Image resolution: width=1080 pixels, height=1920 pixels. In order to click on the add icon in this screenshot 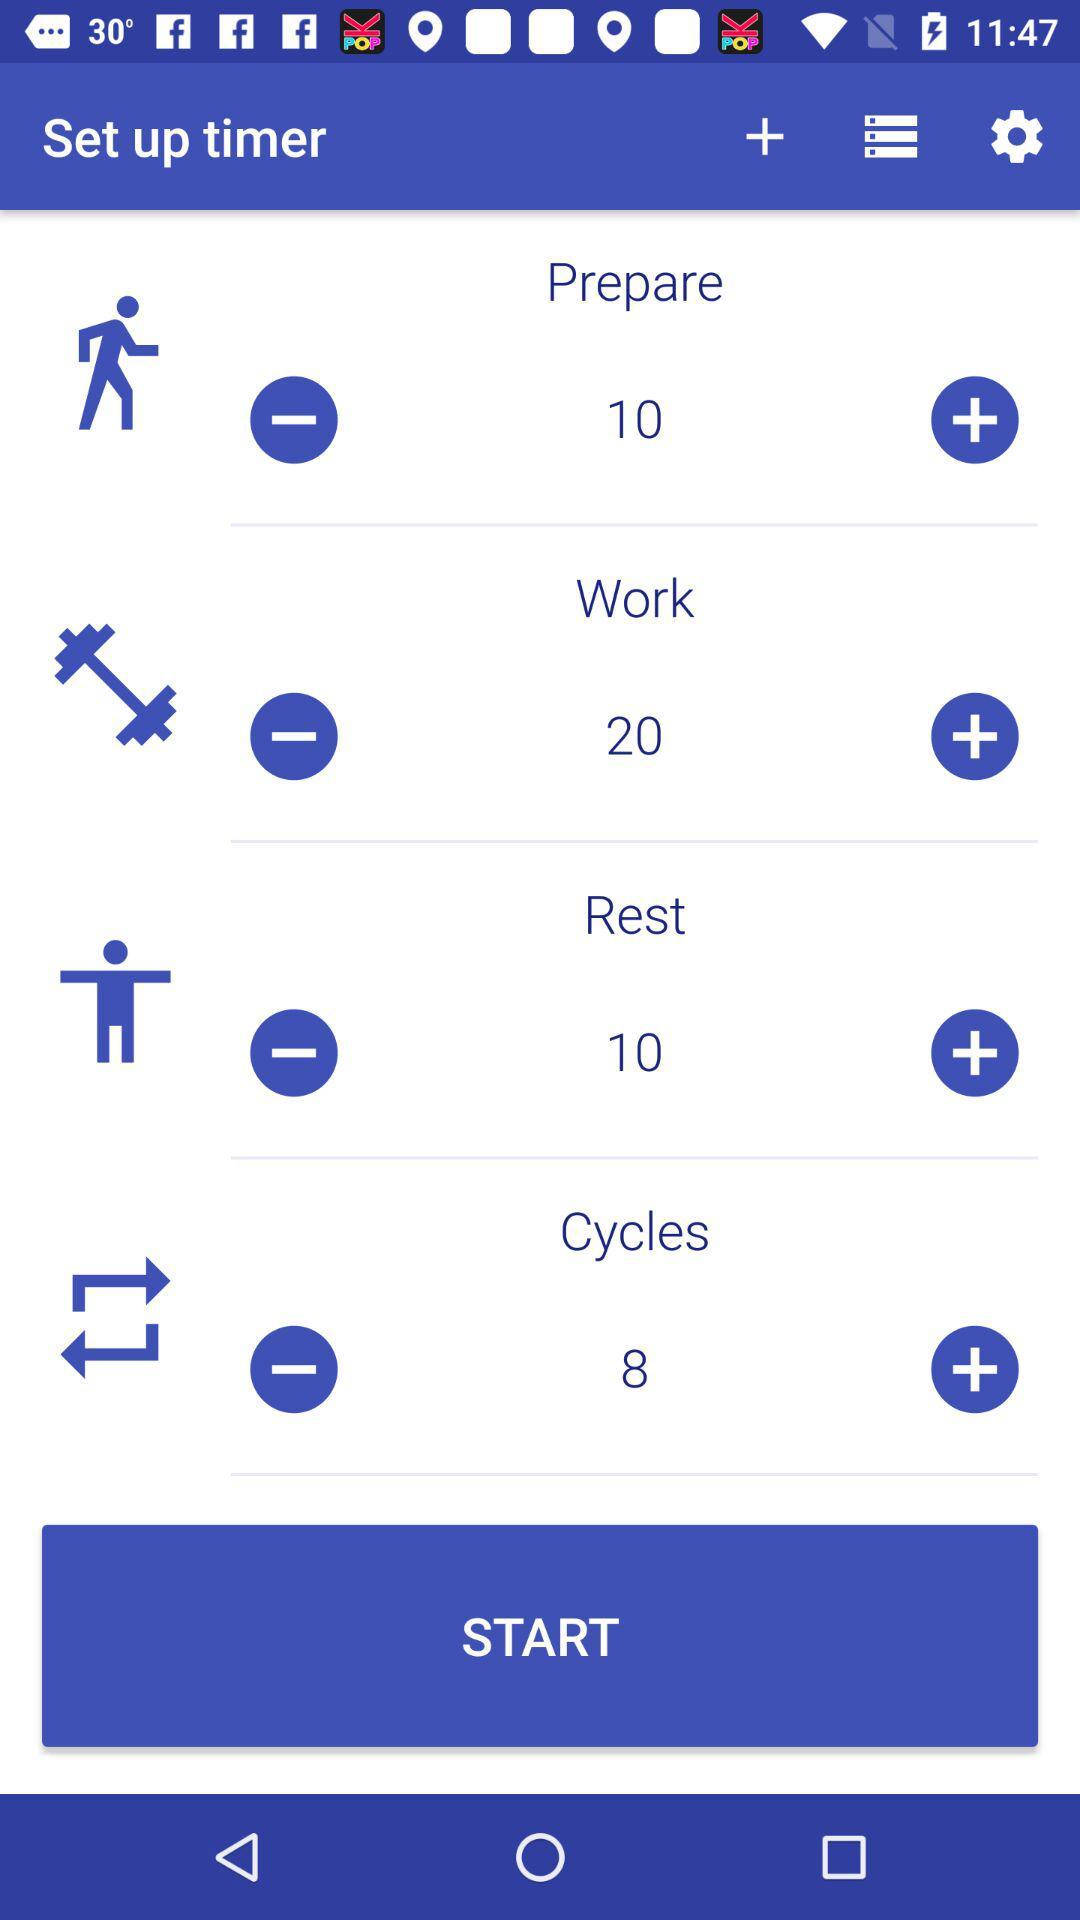, I will do `click(974, 419)`.